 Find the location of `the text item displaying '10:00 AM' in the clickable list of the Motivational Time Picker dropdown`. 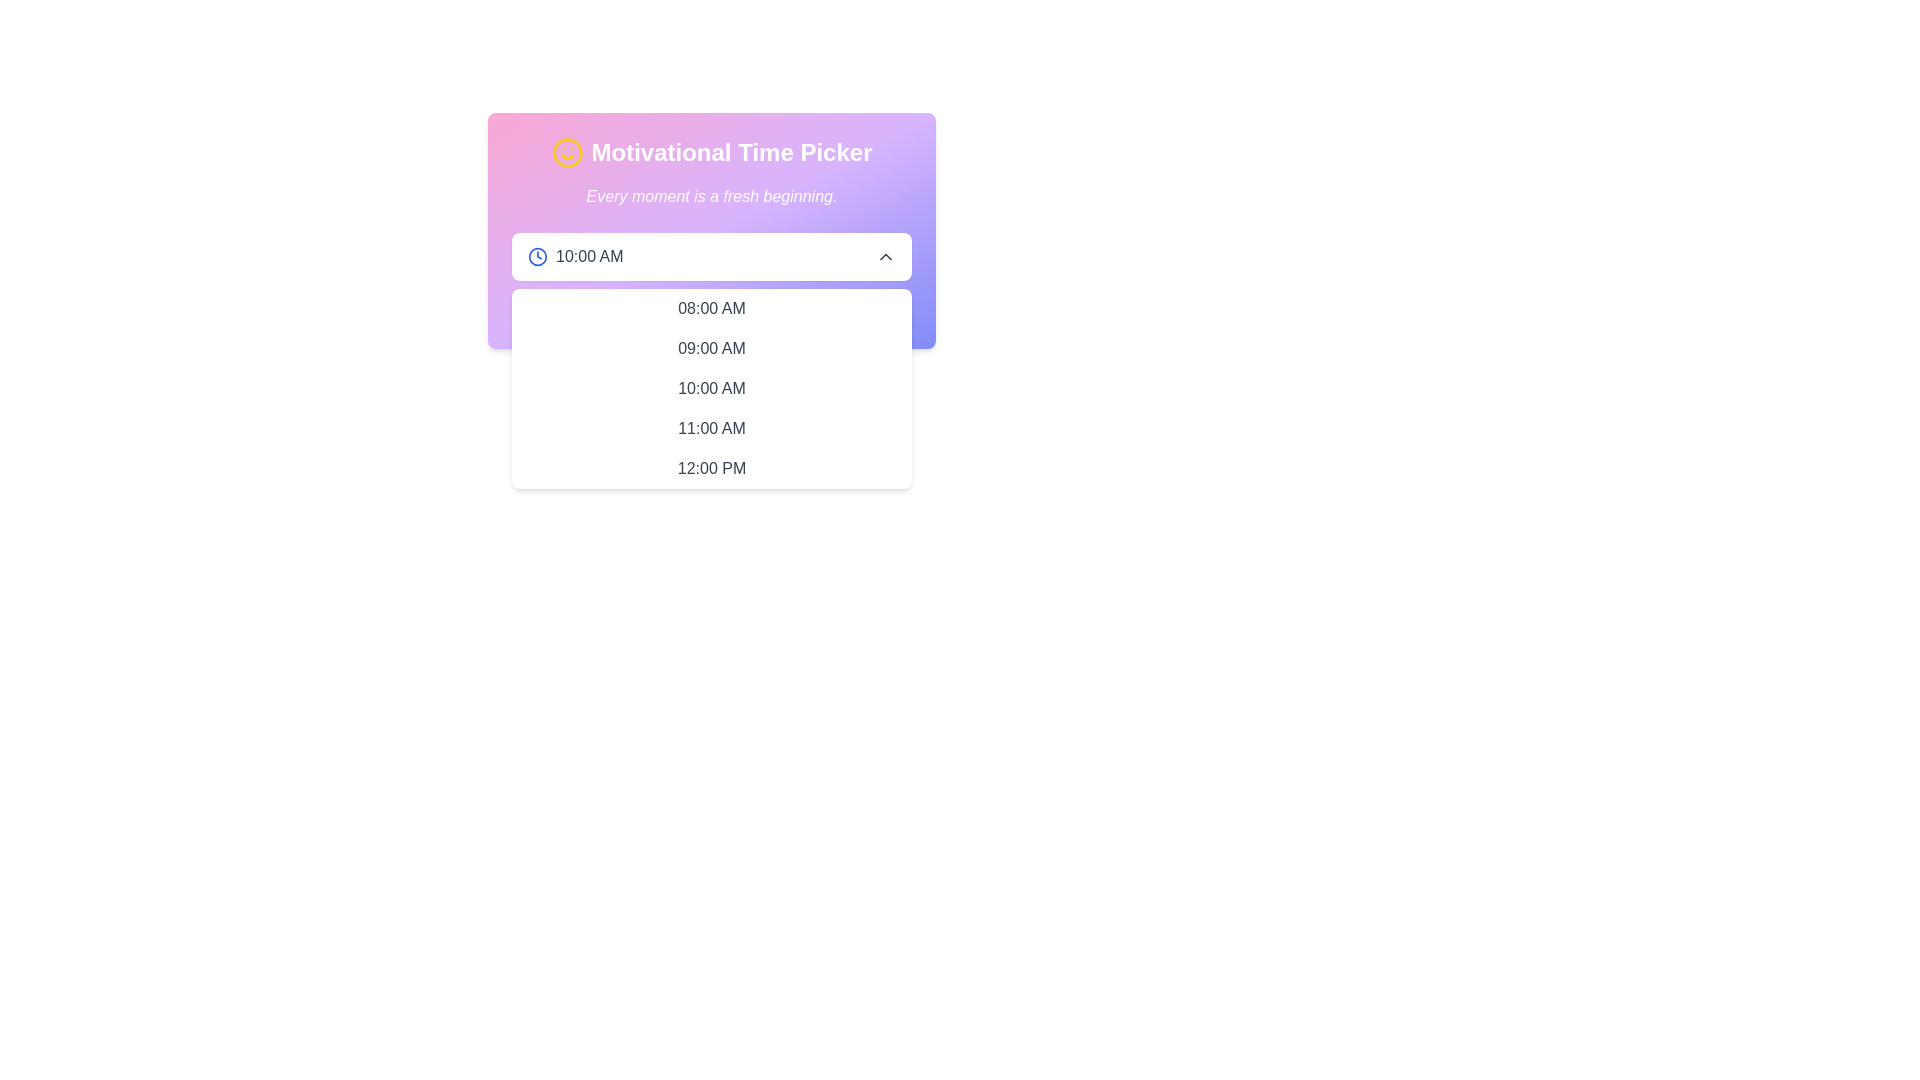

the text item displaying '10:00 AM' in the clickable list of the Motivational Time Picker dropdown is located at coordinates (711, 389).